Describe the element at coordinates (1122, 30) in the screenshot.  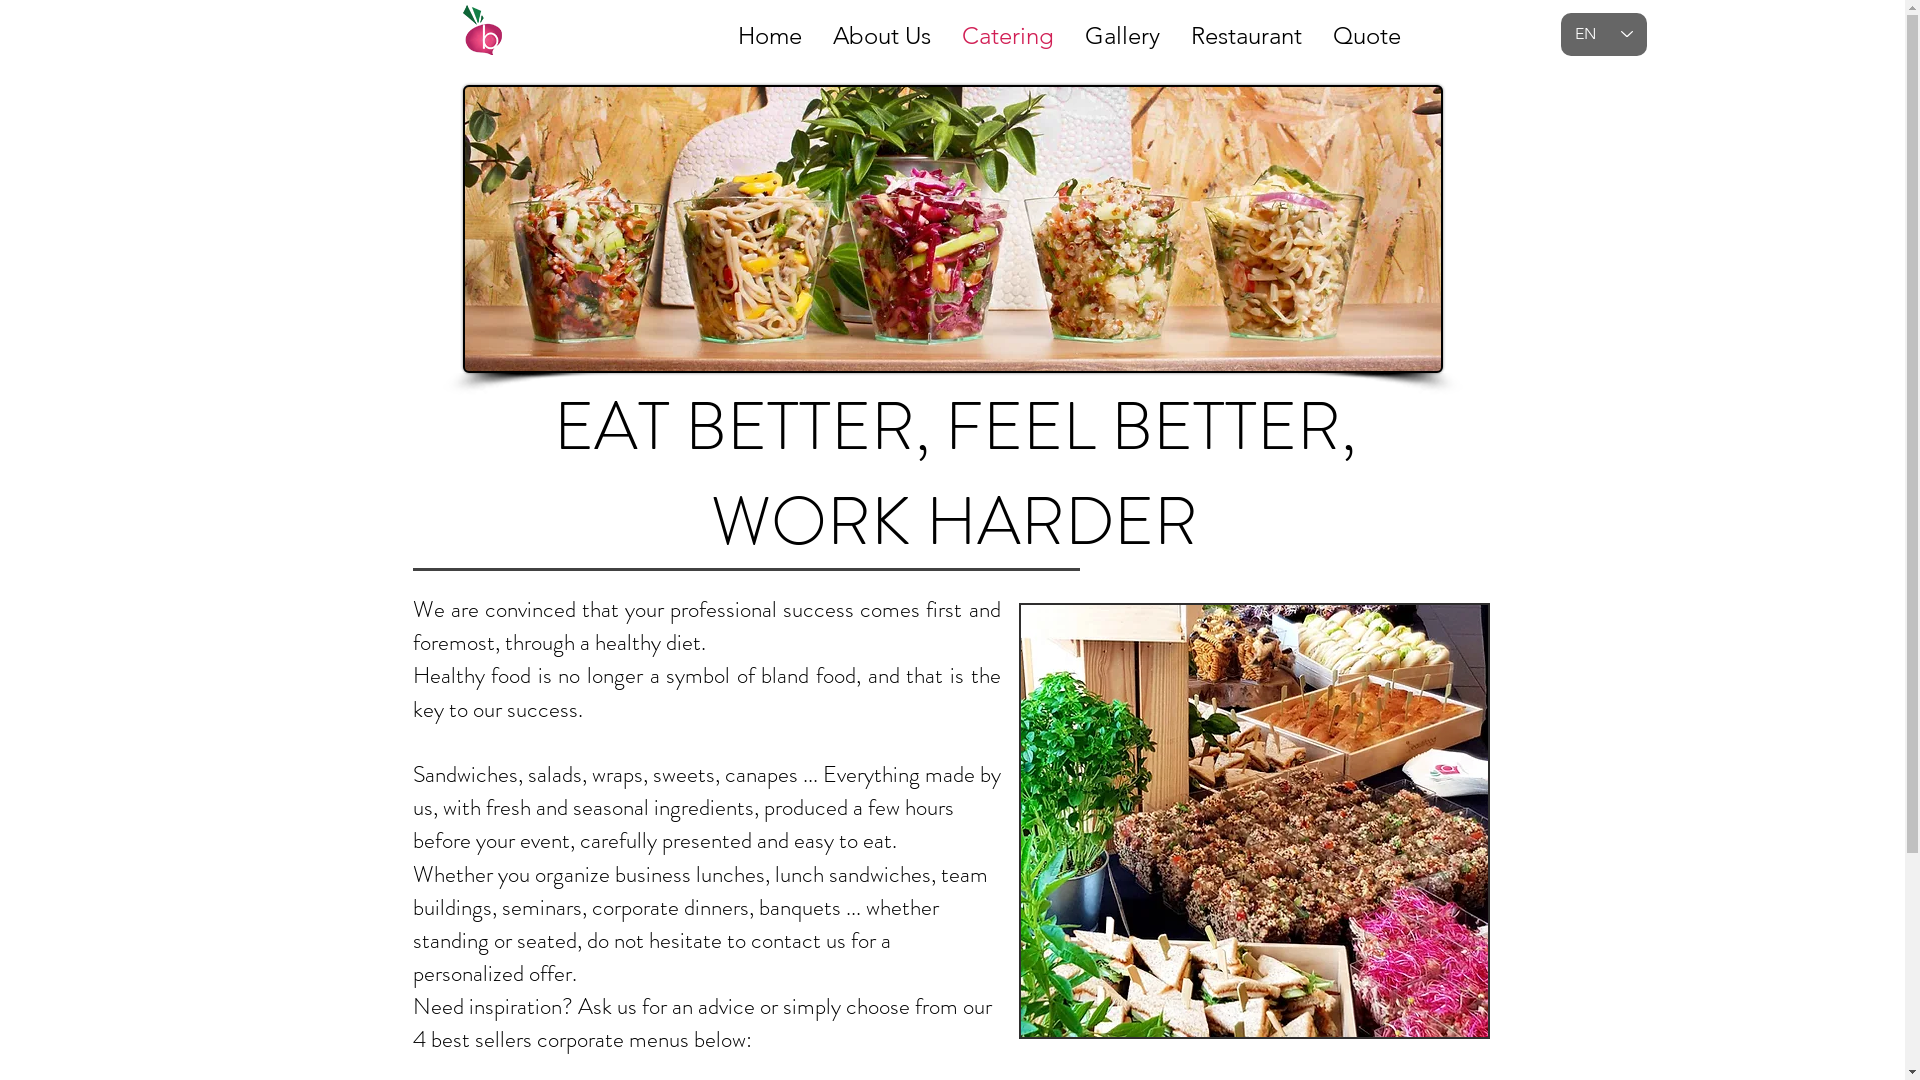
I see `'Gallery'` at that location.